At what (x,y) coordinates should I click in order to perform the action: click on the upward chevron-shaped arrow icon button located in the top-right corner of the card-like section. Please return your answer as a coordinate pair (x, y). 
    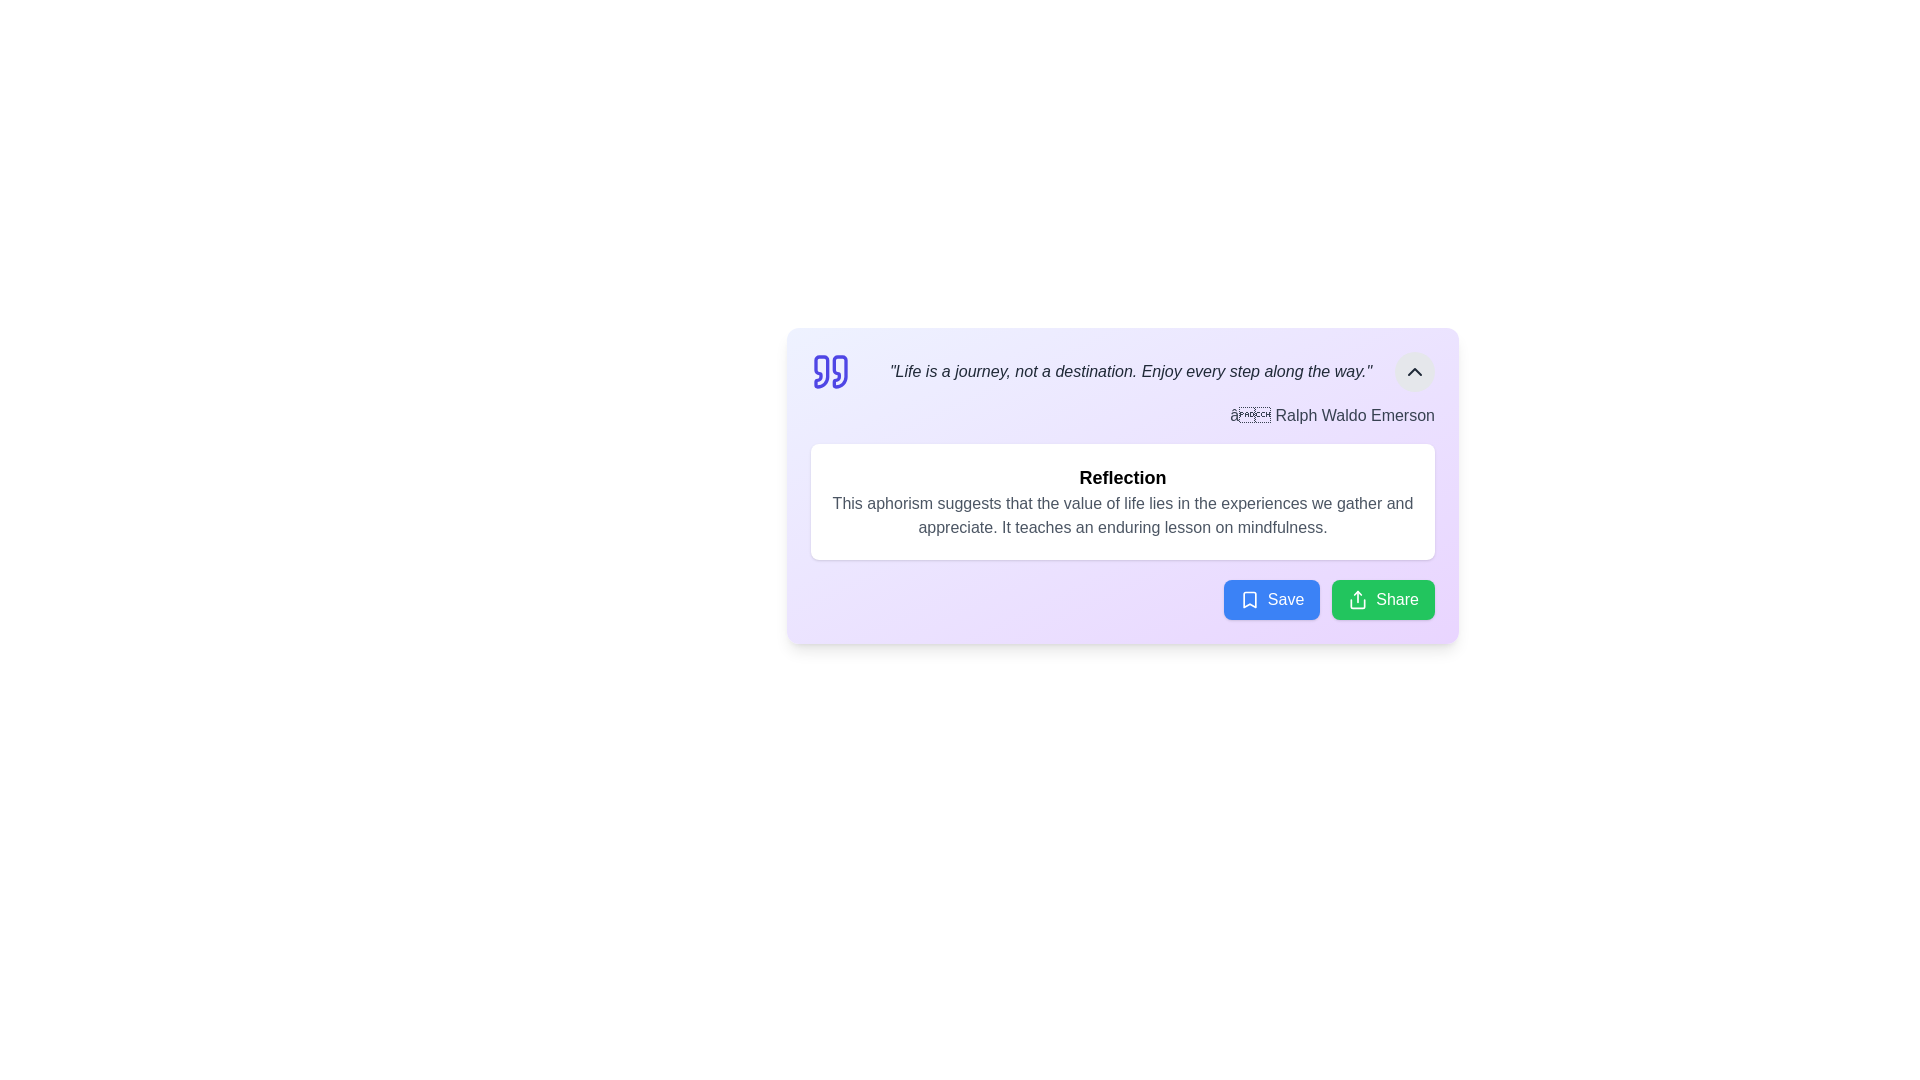
    Looking at the image, I should click on (1414, 371).